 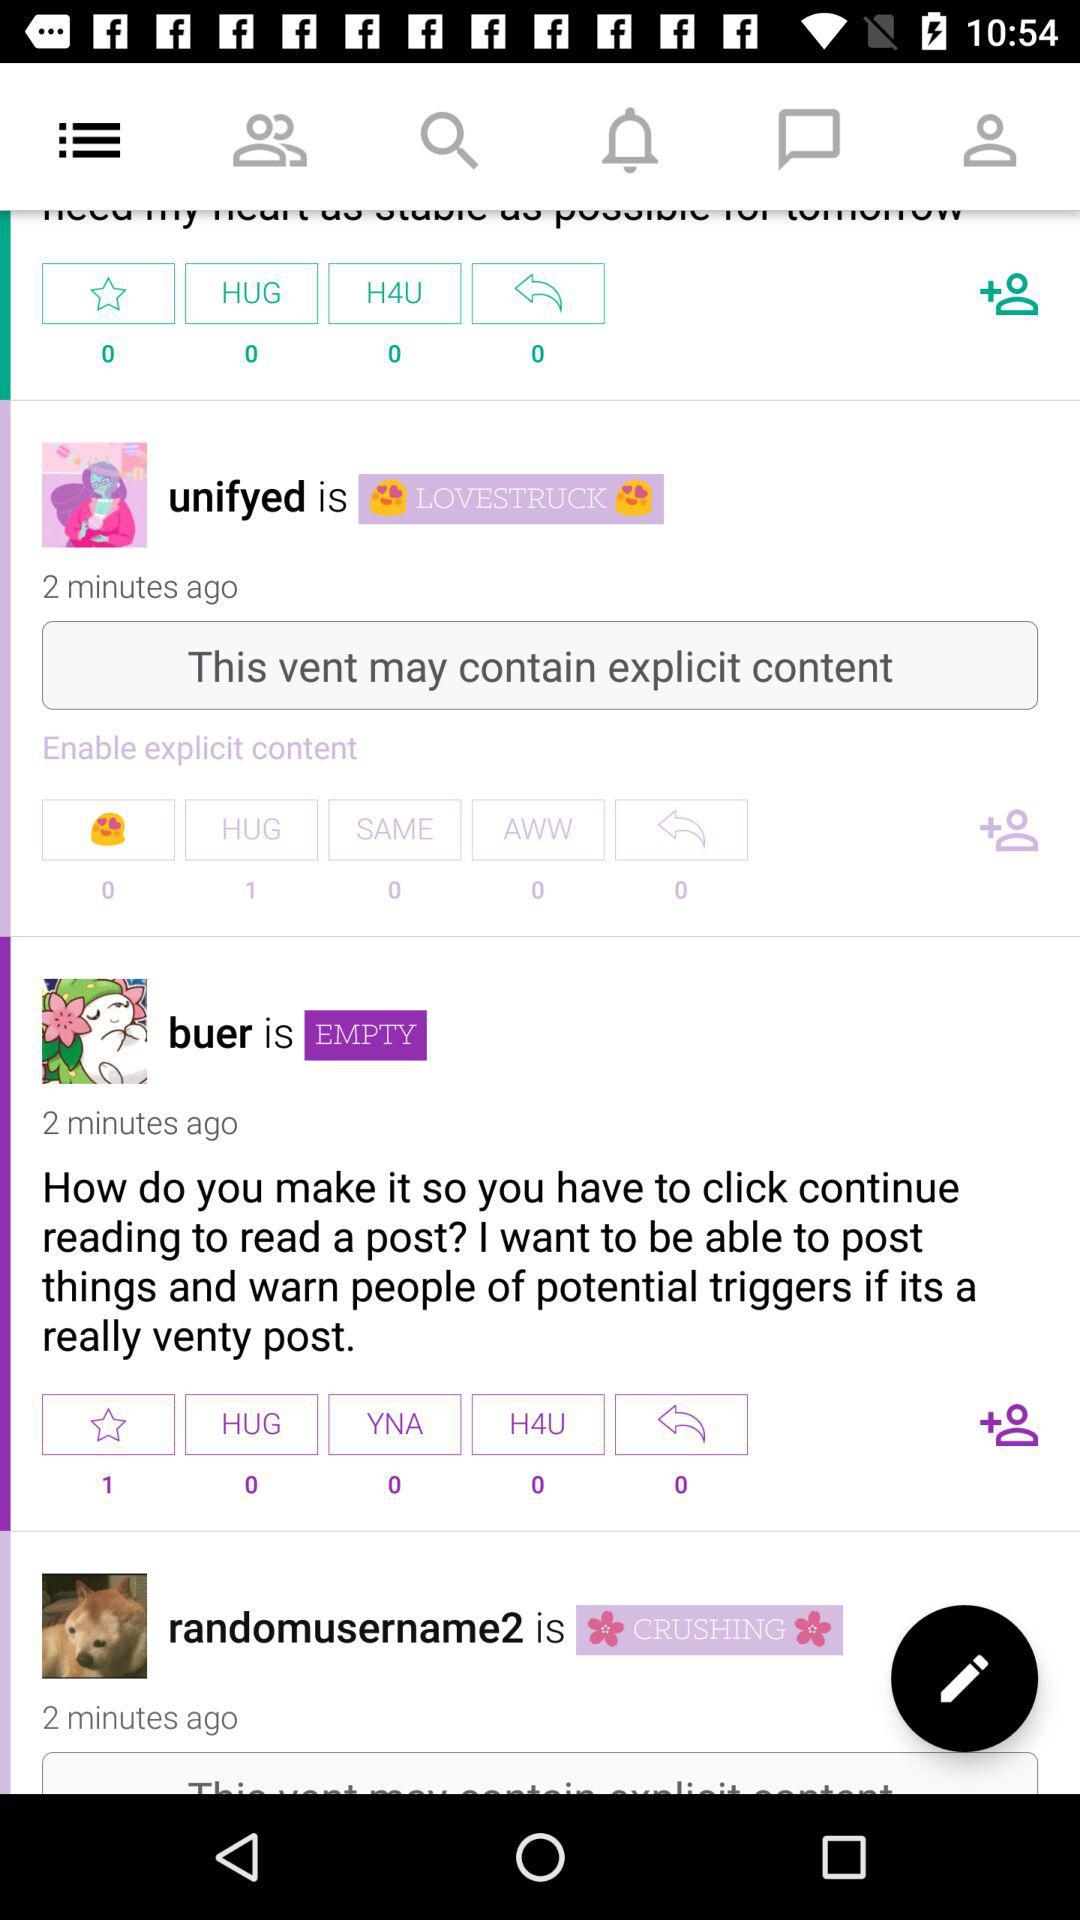 What do you see at coordinates (94, 494) in the screenshot?
I see `commenter 's page` at bounding box center [94, 494].